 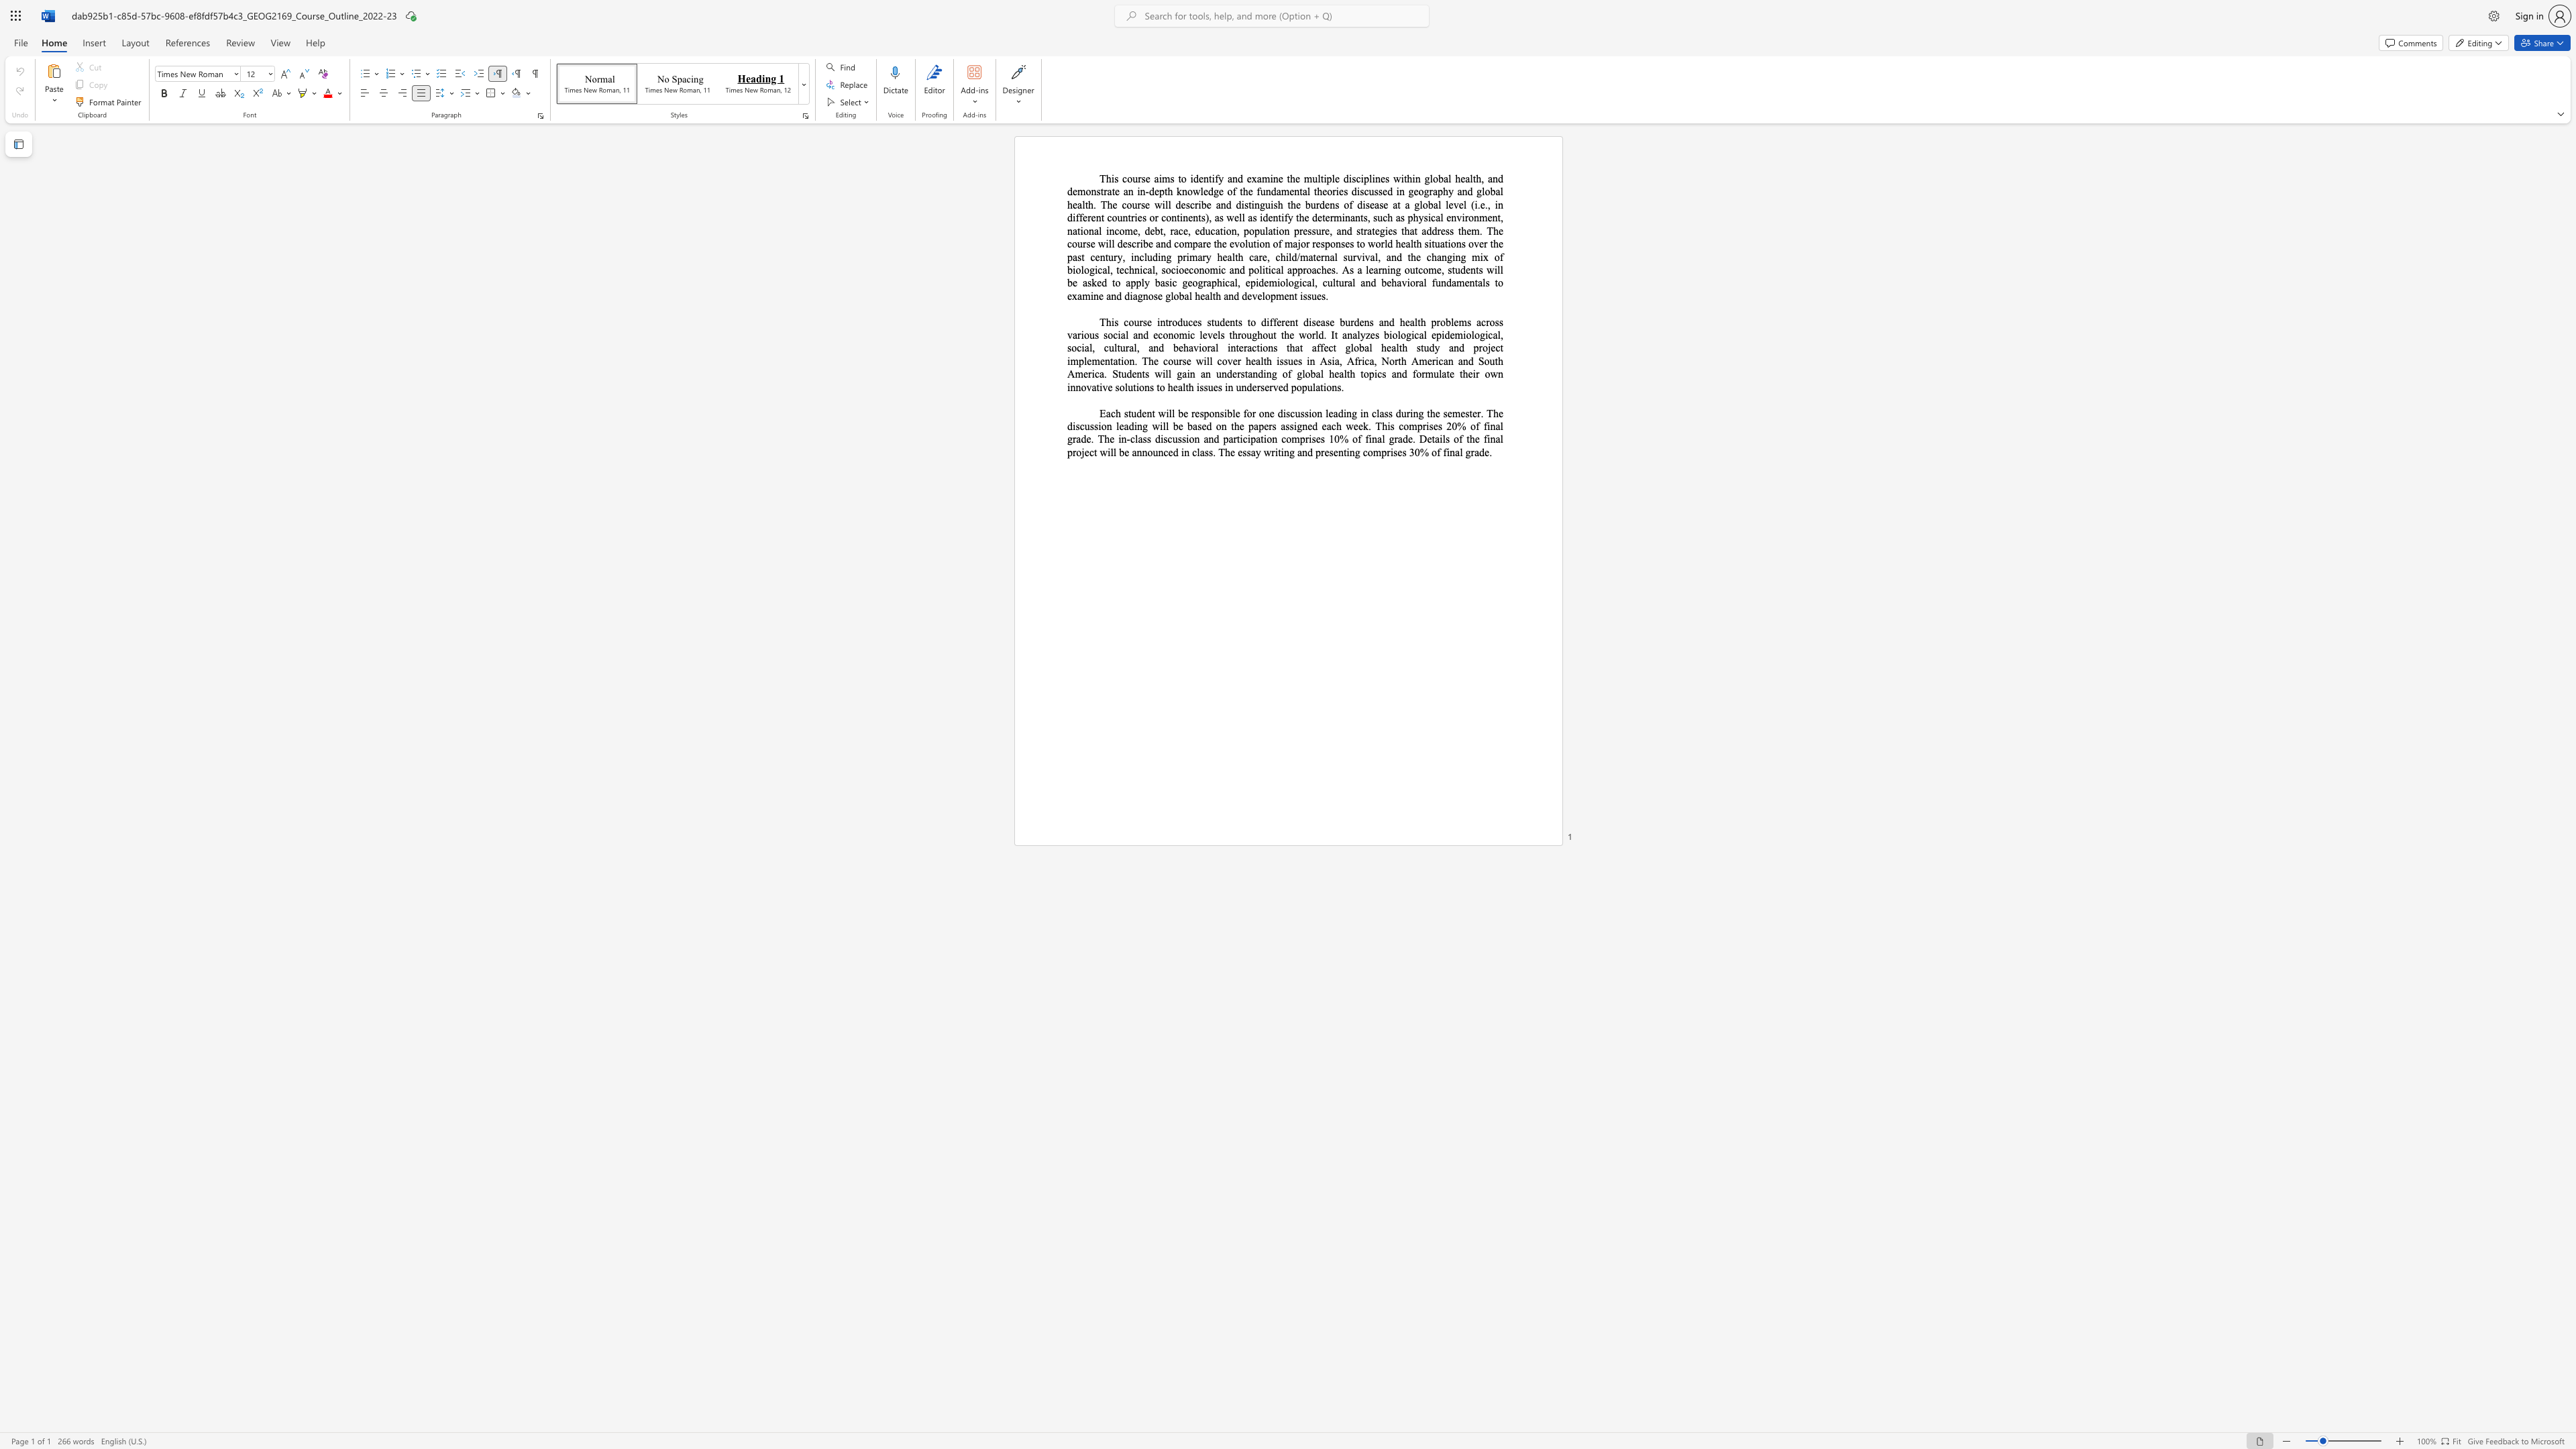 I want to click on the 31th character "a" in the text, so click(x=1203, y=373).